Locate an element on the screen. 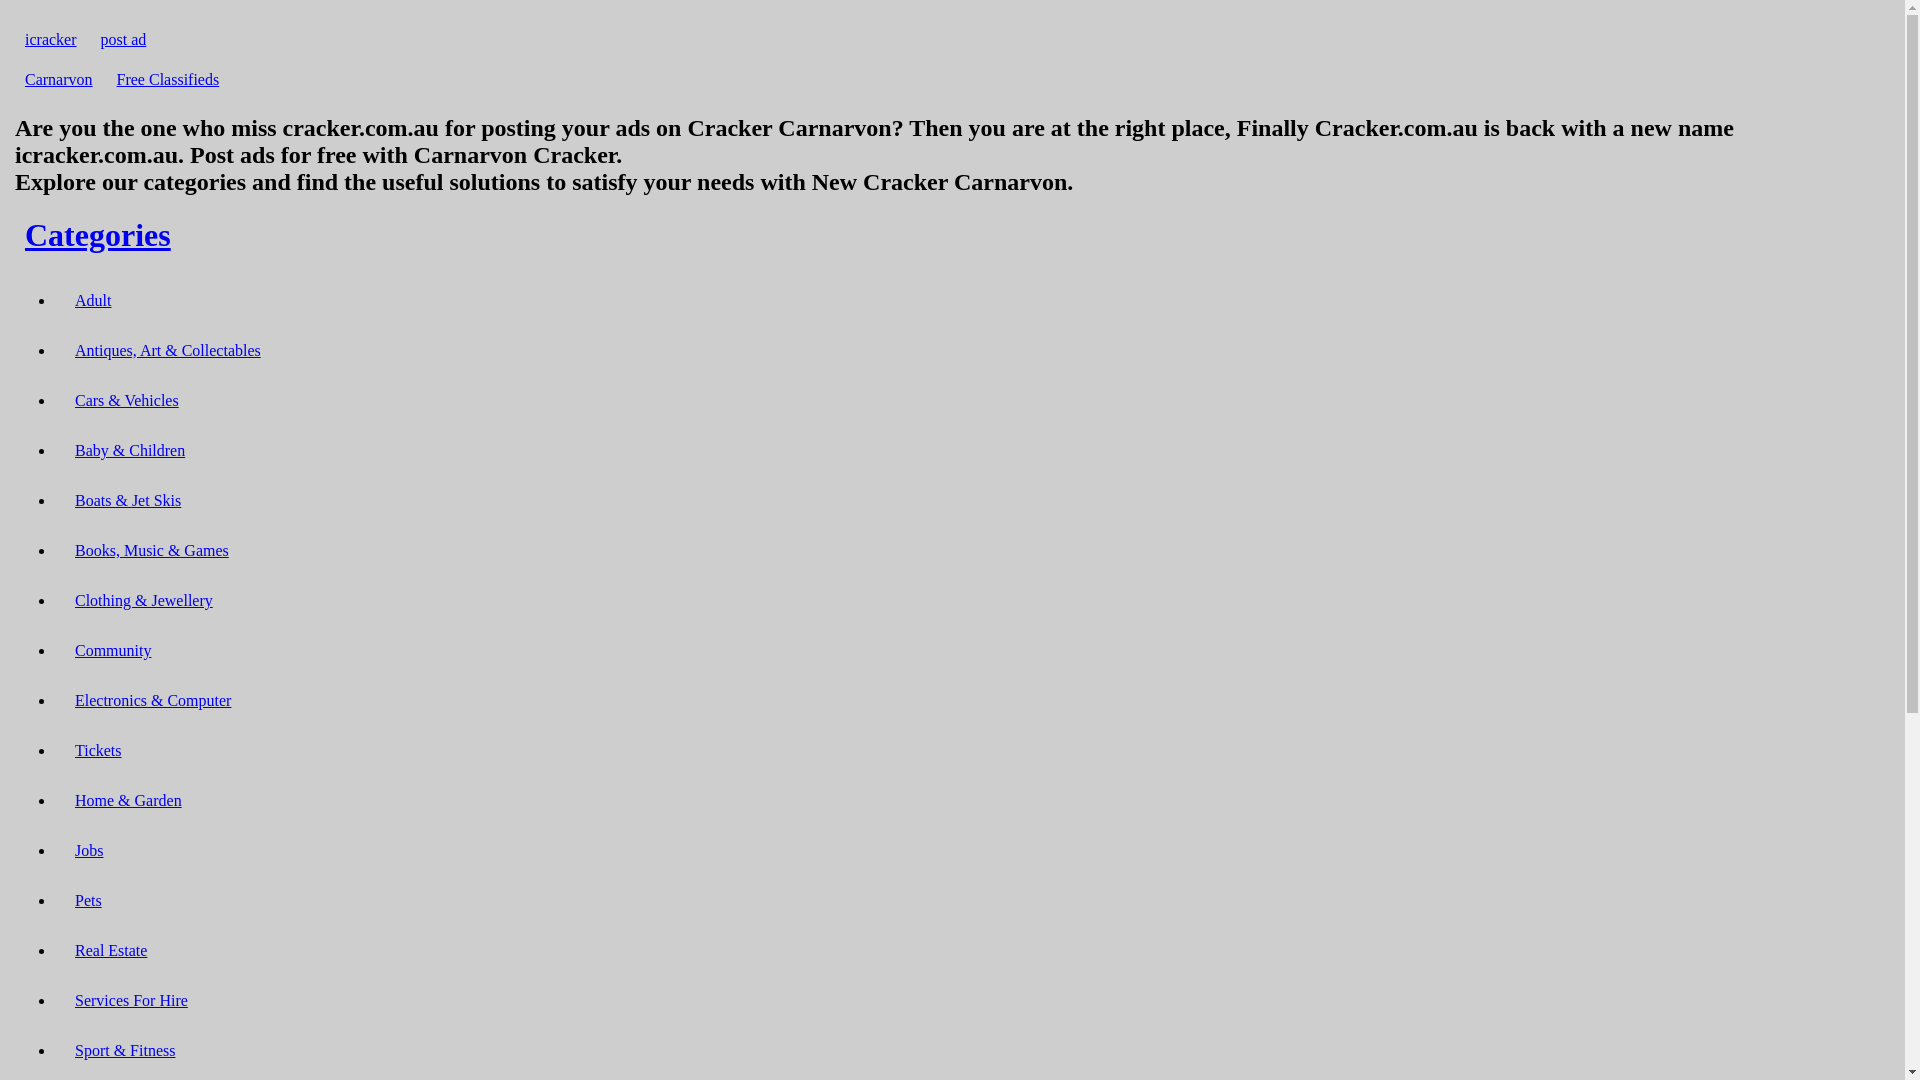  'Real Estate' is located at coordinates (109, 949).